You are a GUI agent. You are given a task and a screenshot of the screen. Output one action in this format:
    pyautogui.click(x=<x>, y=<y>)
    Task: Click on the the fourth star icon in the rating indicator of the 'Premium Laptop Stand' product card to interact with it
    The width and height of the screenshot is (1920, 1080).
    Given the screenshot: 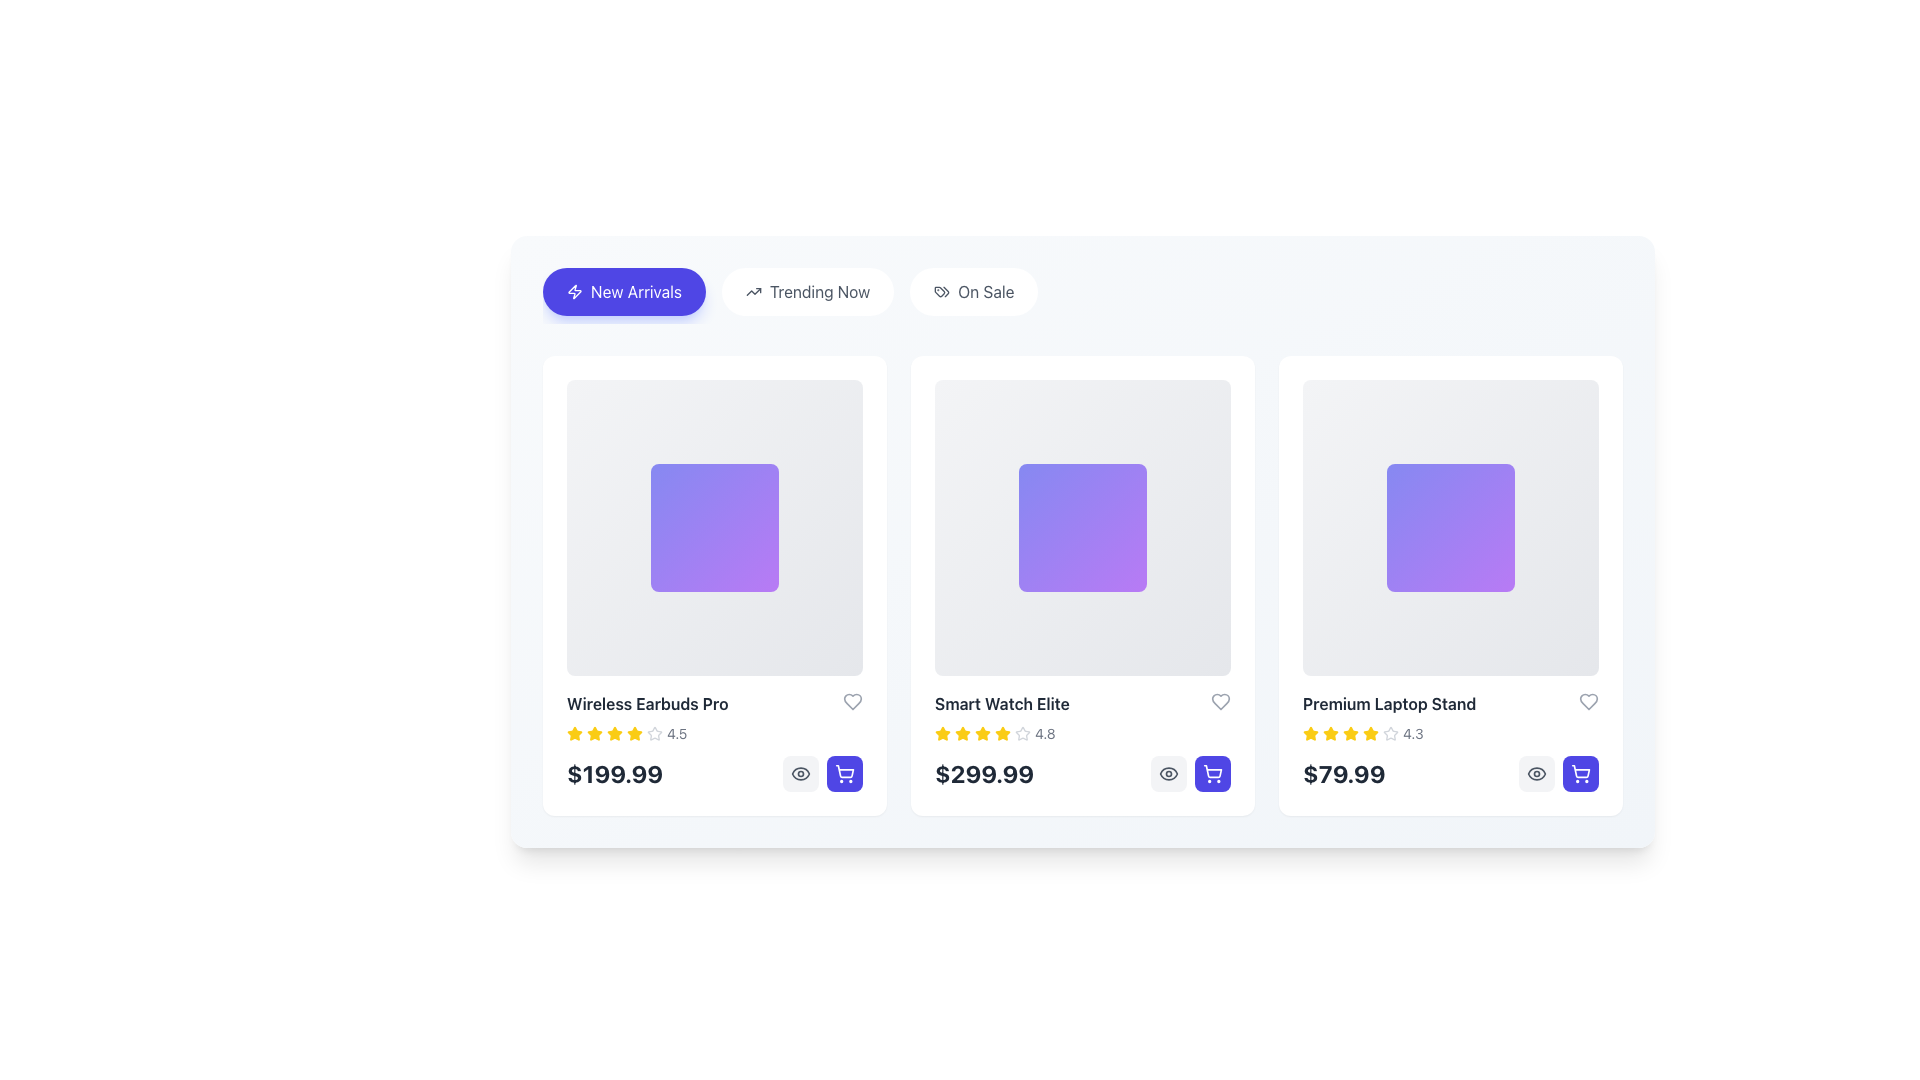 What is the action you would take?
    pyautogui.click(x=1389, y=732)
    